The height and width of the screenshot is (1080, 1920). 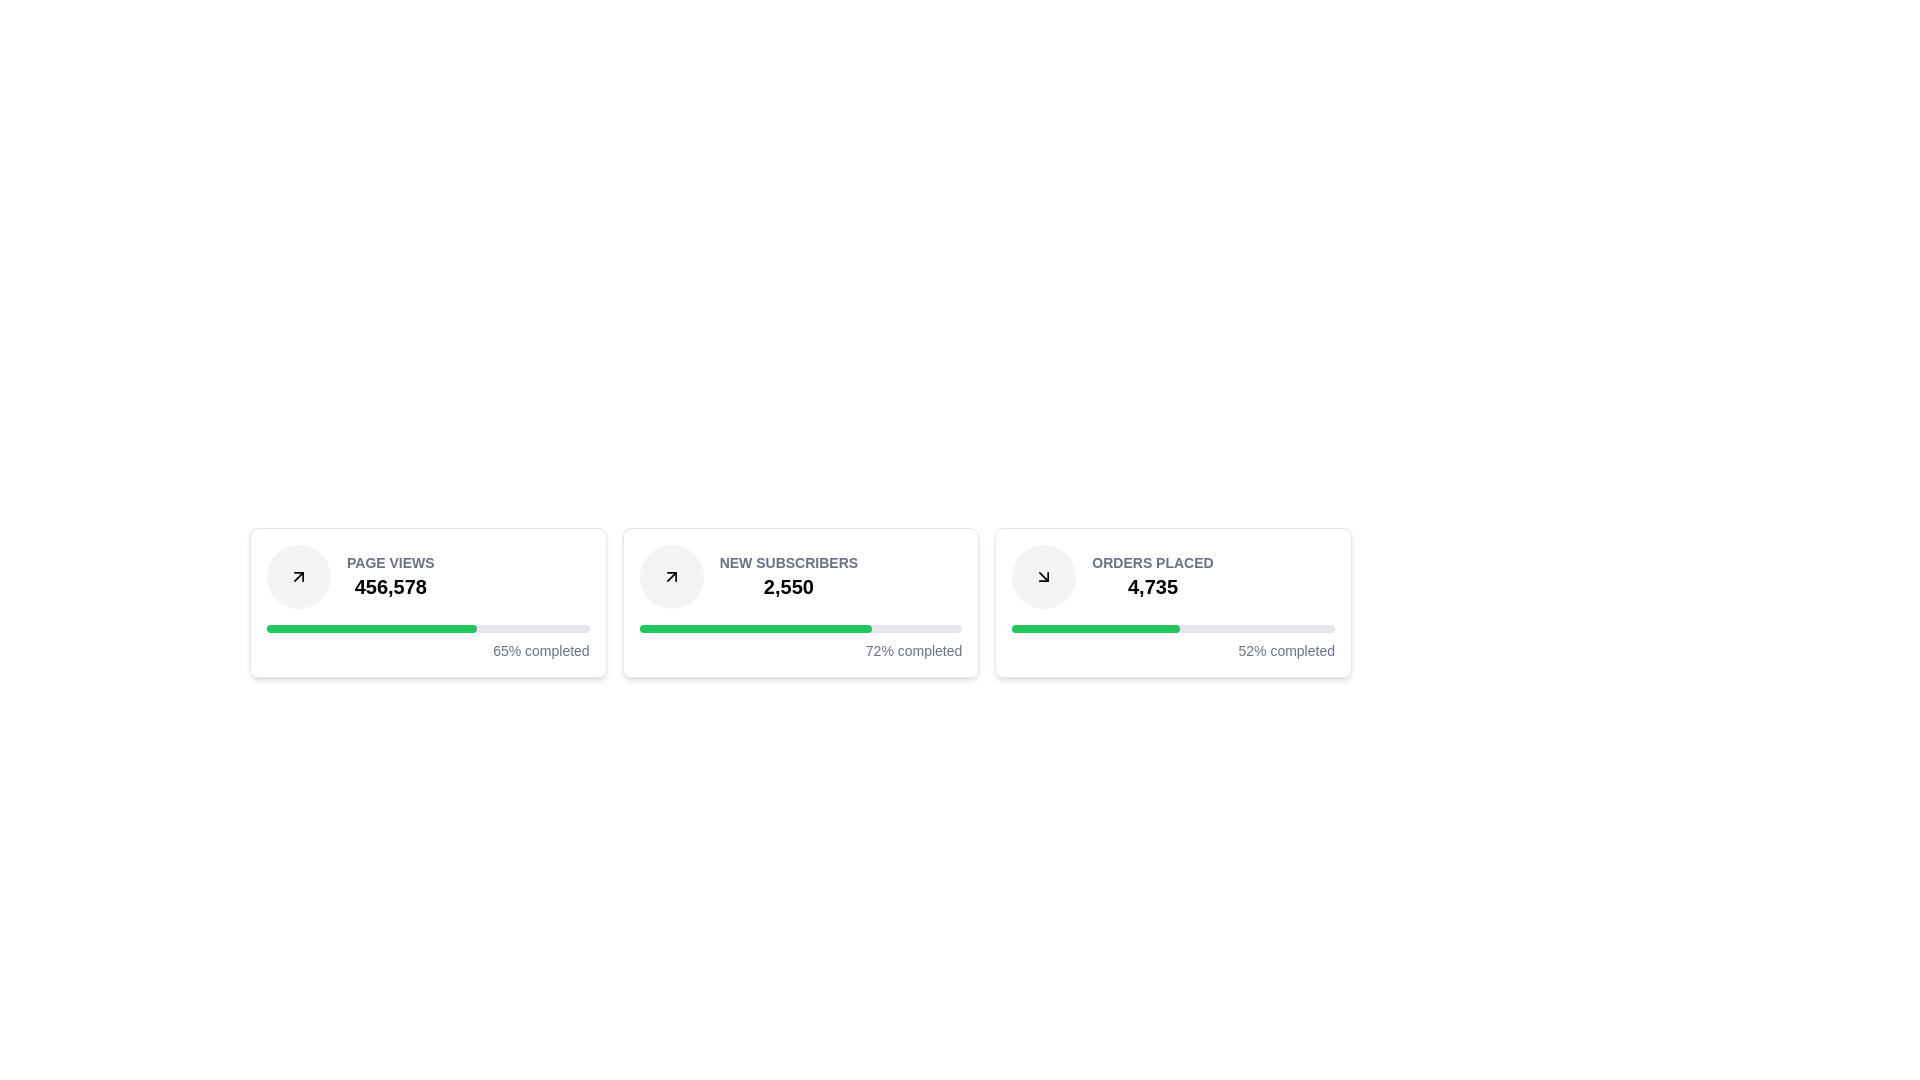 What do you see at coordinates (801, 577) in the screenshot?
I see `the Information Display Component that shows 'NEW SUBSCRIBERS' with the numerical value '2,550', located in the second card from the left, just above a green progress bar` at bounding box center [801, 577].